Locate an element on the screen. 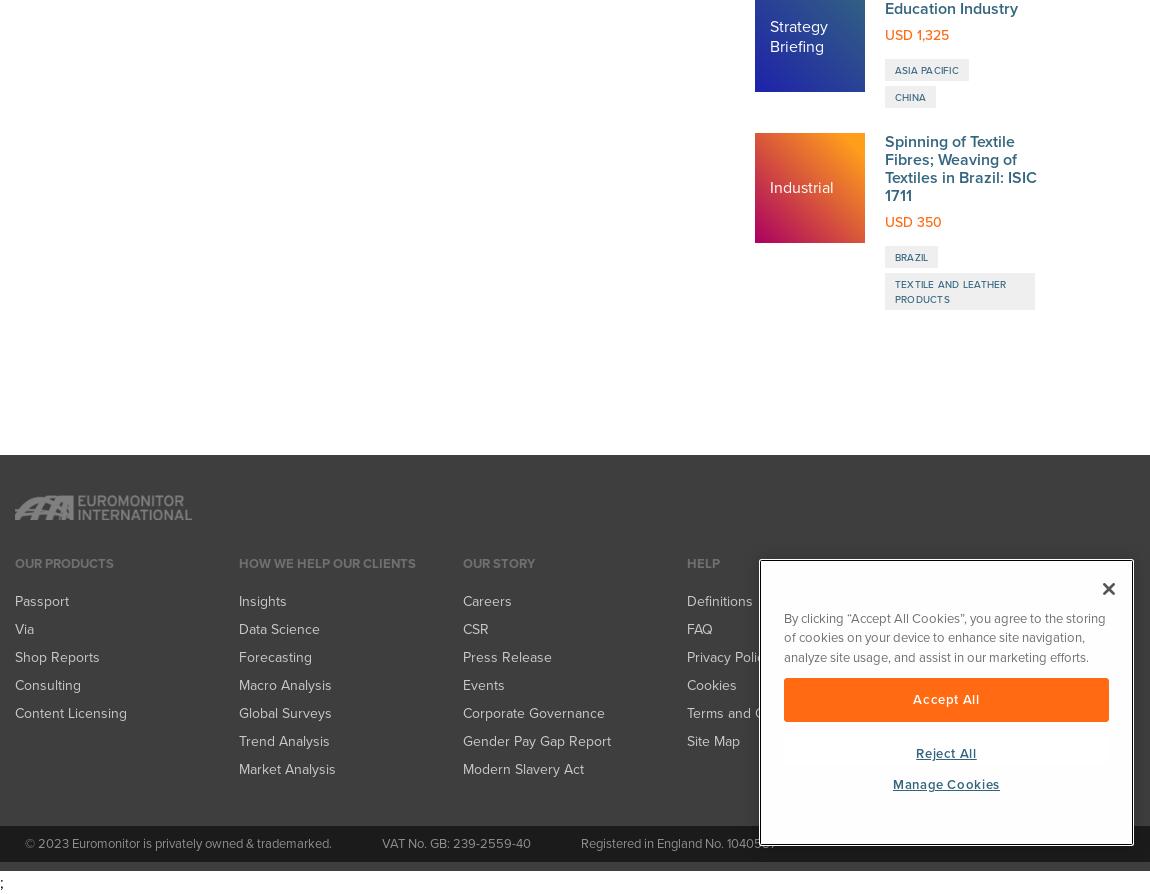 The height and width of the screenshot is (894, 1150). 'Content Licensing' is located at coordinates (13, 62).